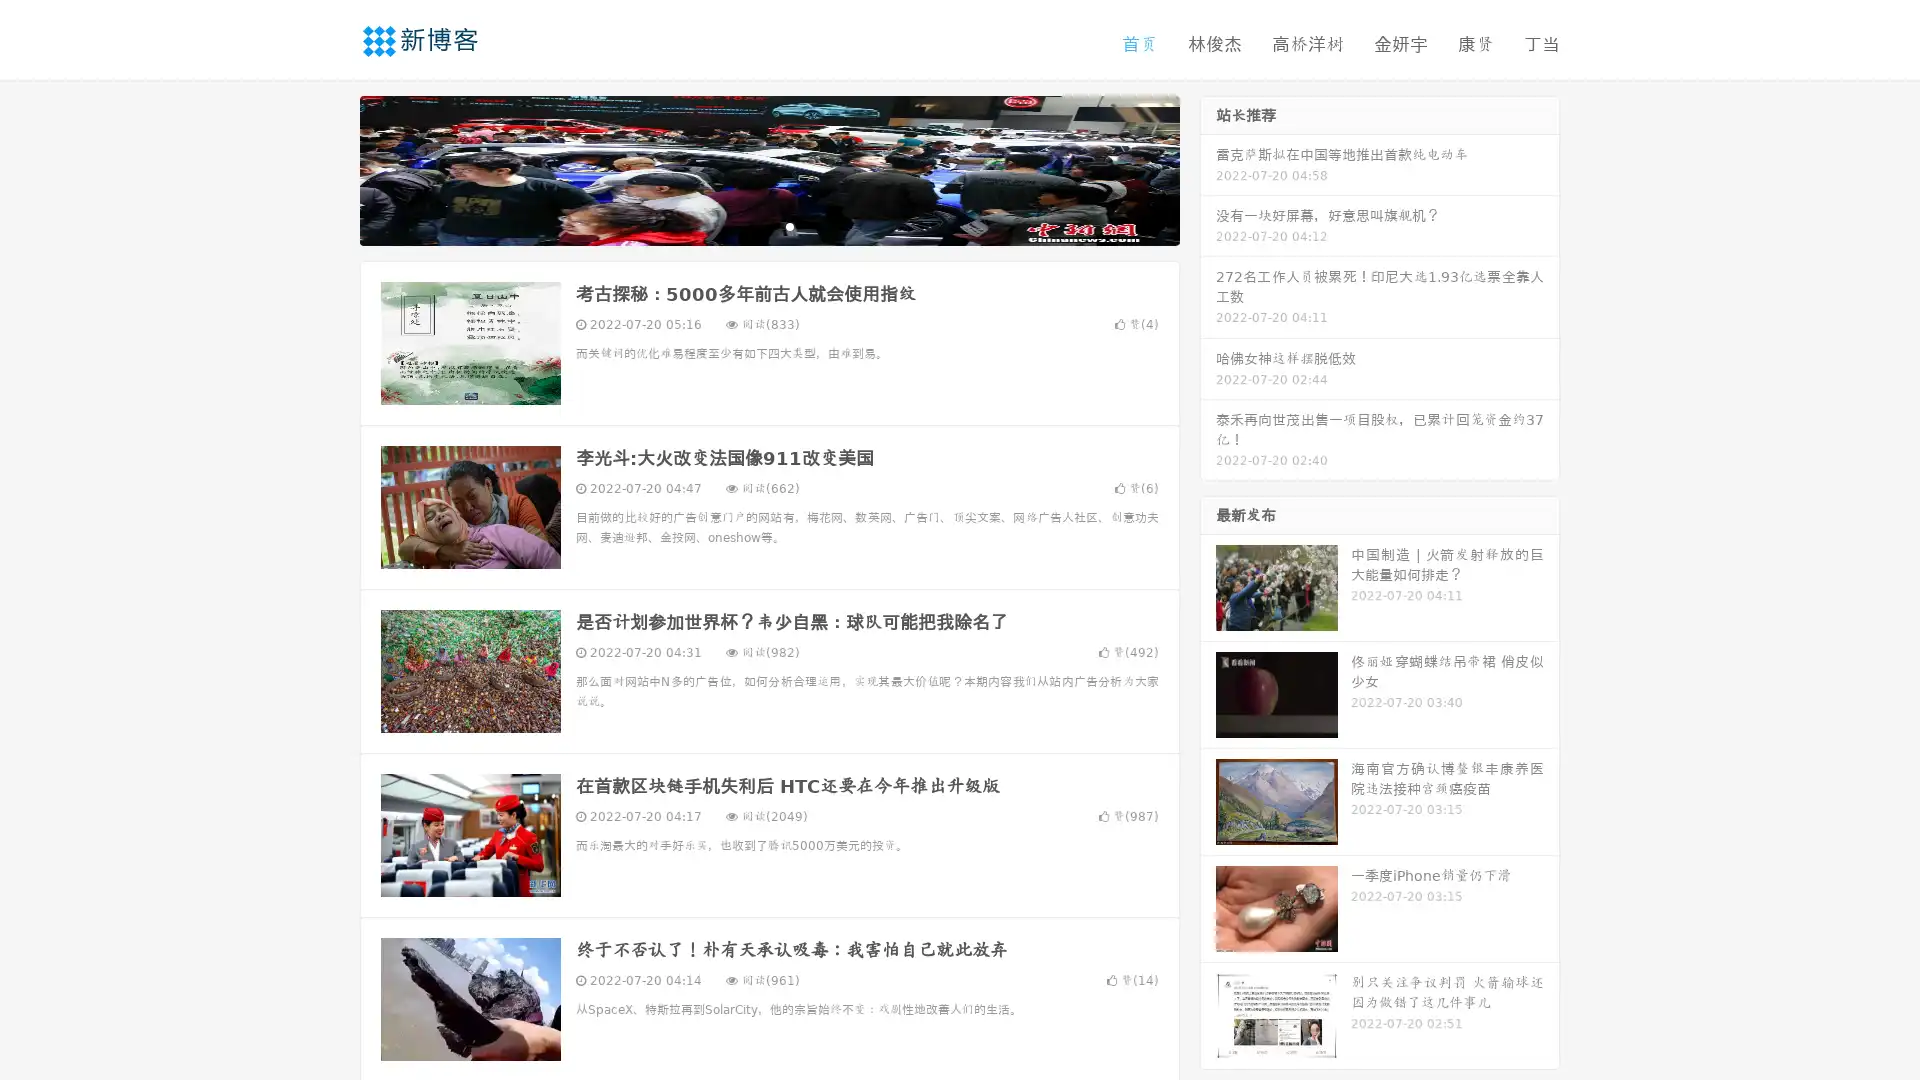 The height and width of the screenshot is (1080, 1920). Describe the element at coordinates (768, 225) in the screenshot. I see `Go to slide 2` at that location.